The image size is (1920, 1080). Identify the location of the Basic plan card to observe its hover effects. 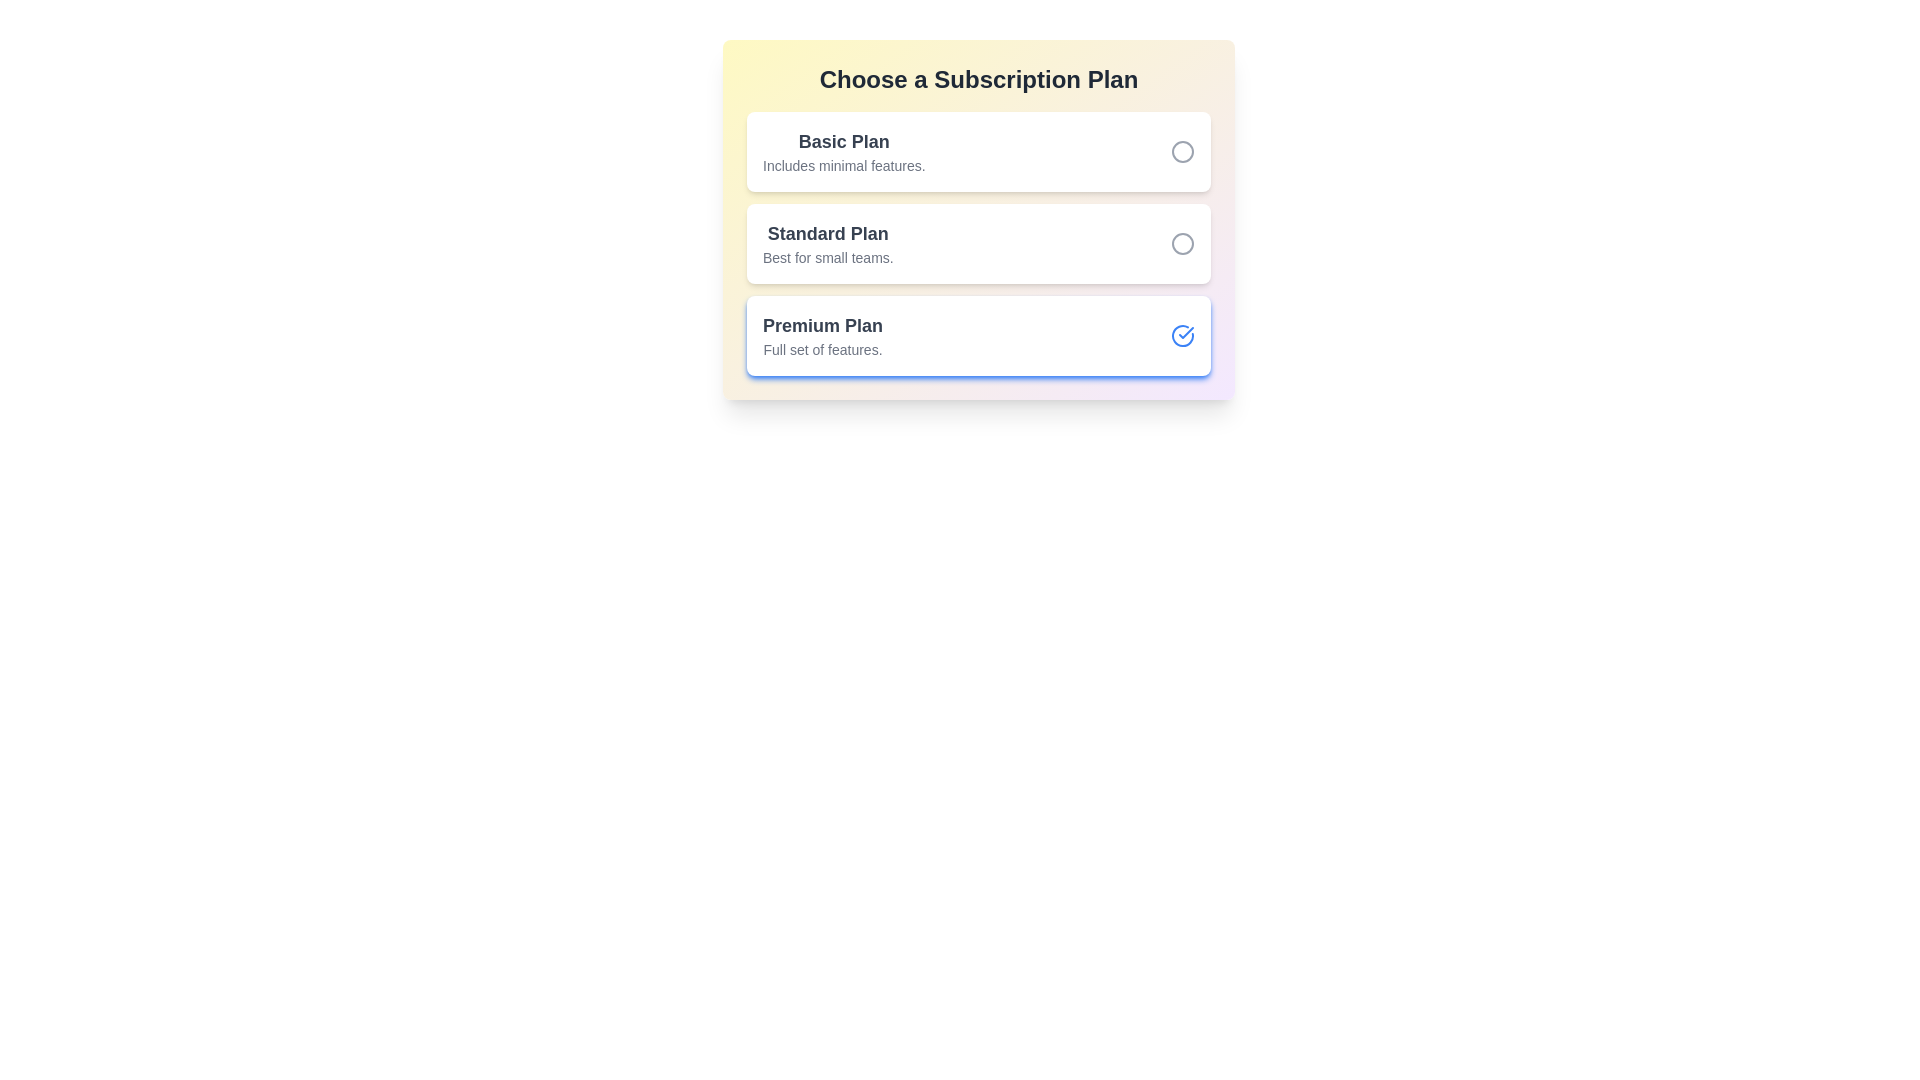
(979, 150).